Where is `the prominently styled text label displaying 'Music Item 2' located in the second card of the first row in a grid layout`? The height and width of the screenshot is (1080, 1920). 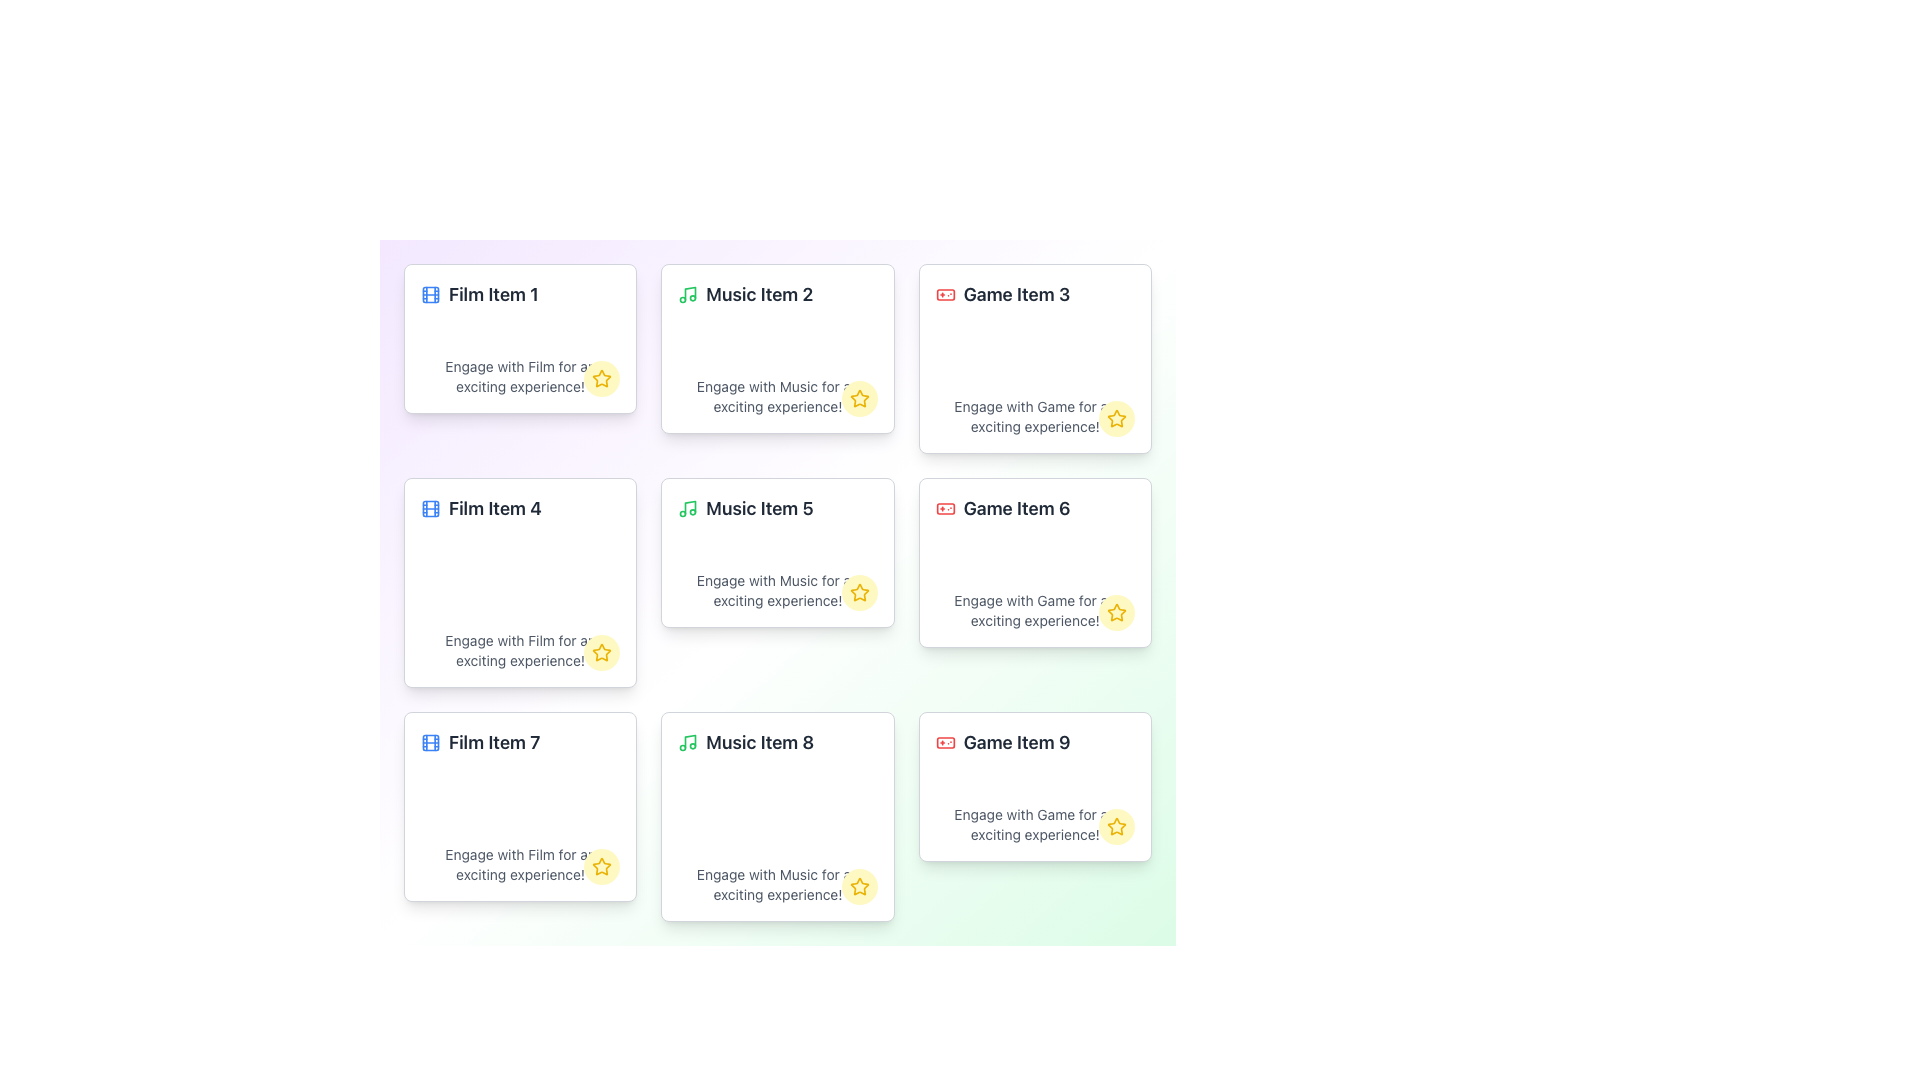 the prominently styled text label displaying 'Music Item 2' located in the second card of the first row in a grid layout is located at coordinates (758, 294).